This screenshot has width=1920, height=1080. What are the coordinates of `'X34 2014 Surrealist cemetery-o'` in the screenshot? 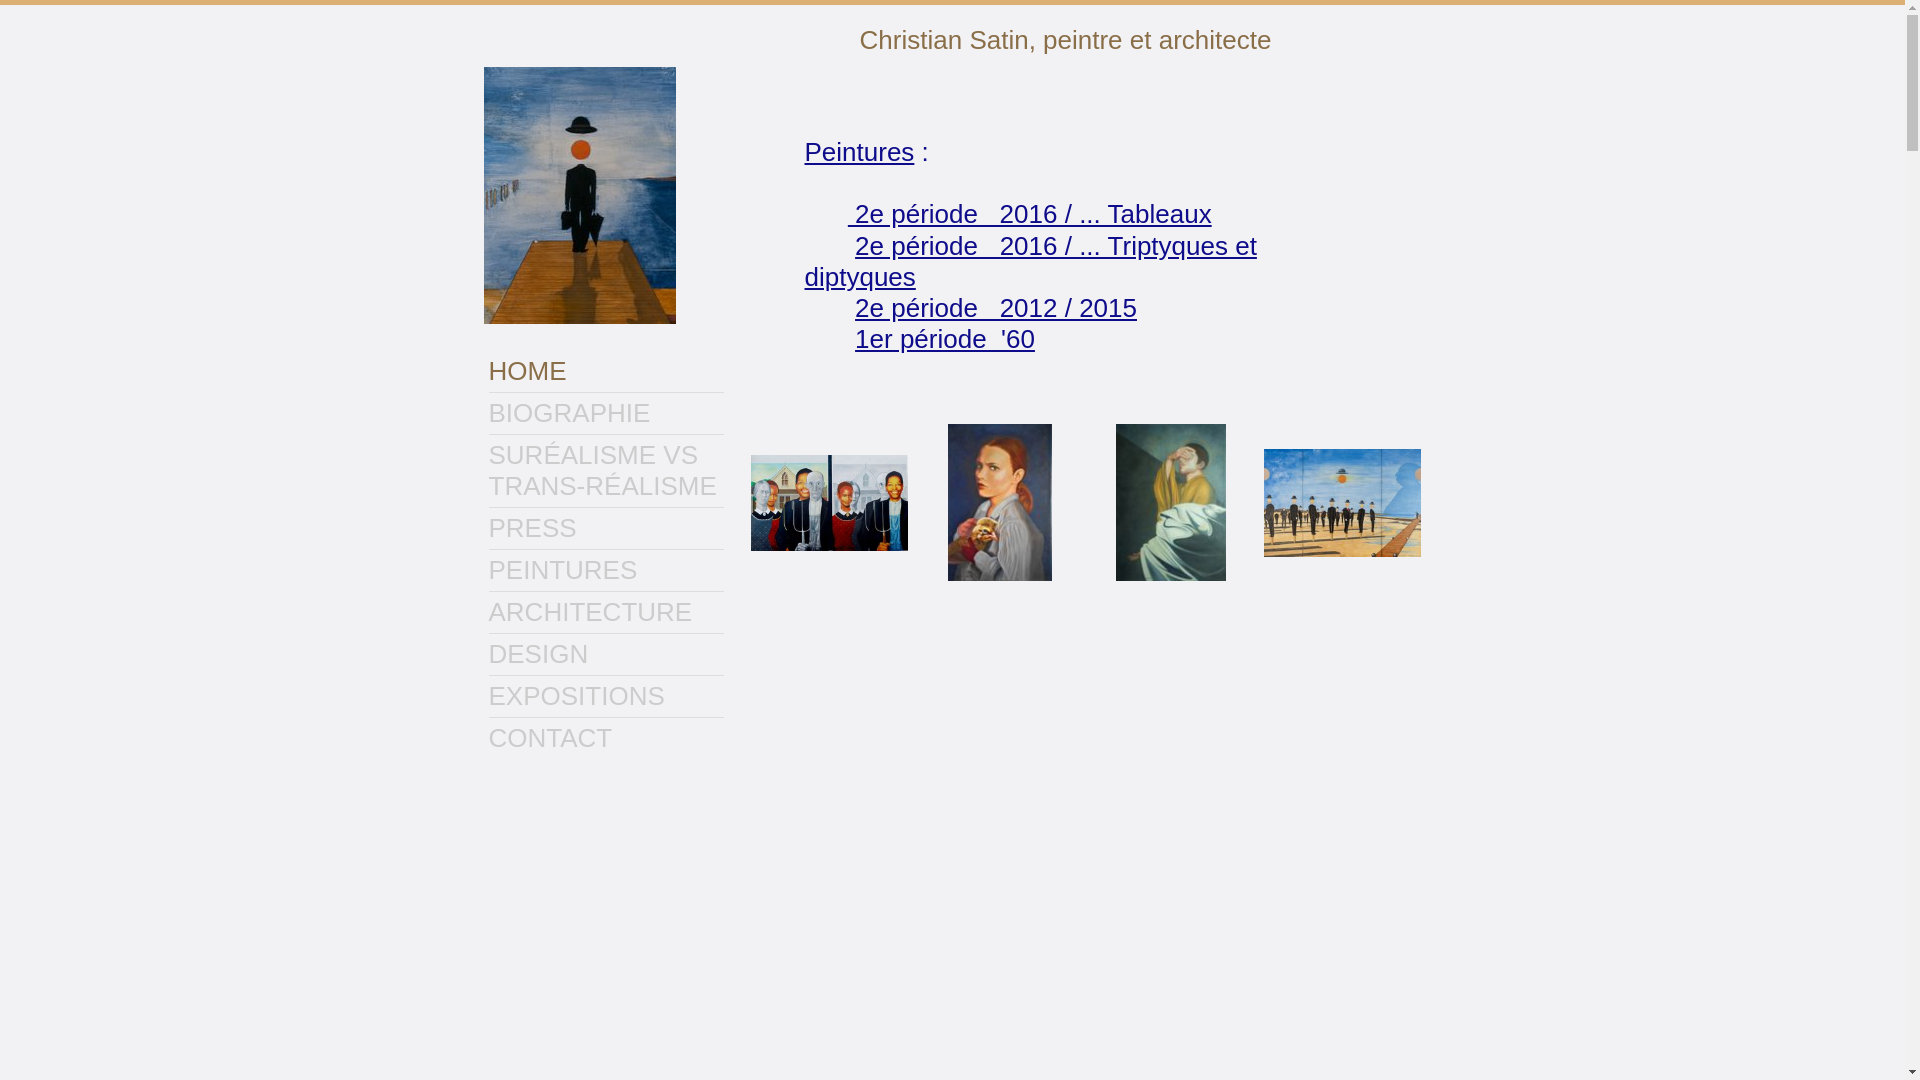 It's located at (1342, 501).